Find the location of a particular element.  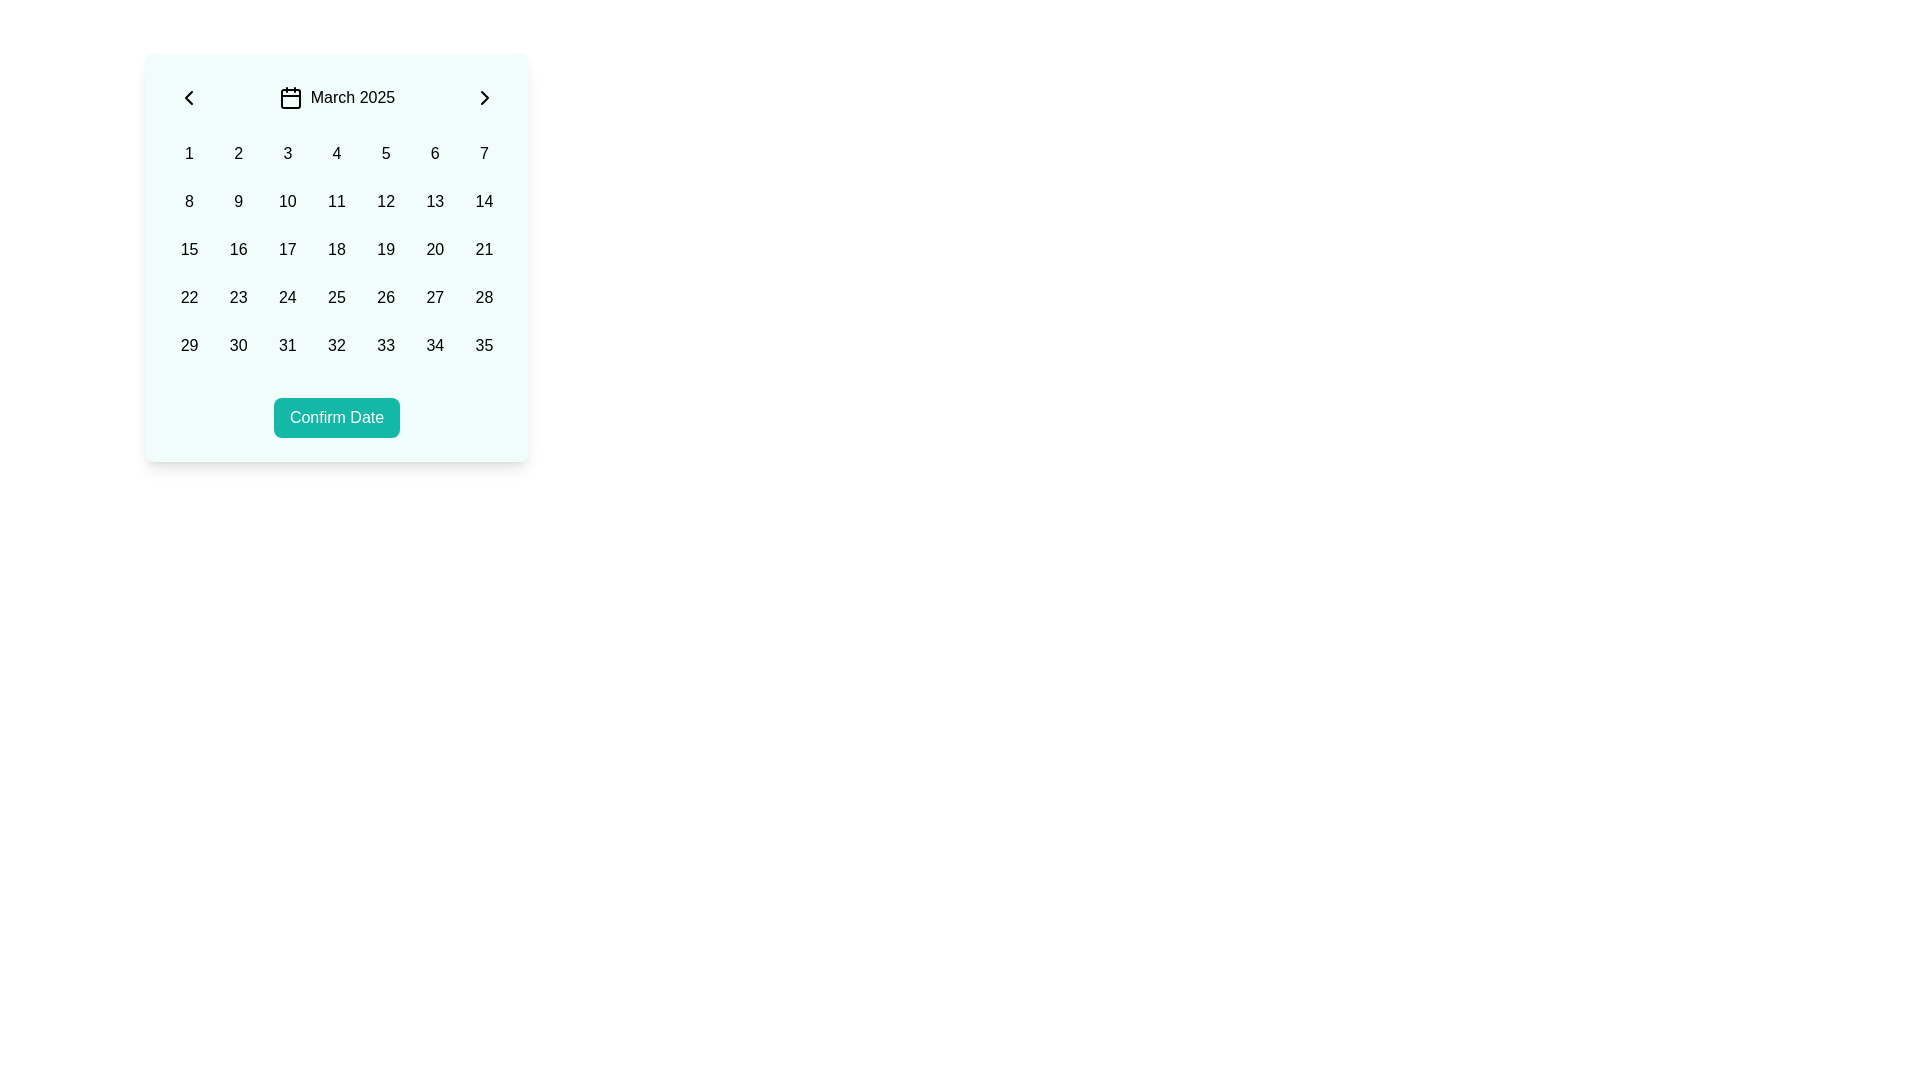

the dates in the Calendar Widget is located at coordinates (336, 257).